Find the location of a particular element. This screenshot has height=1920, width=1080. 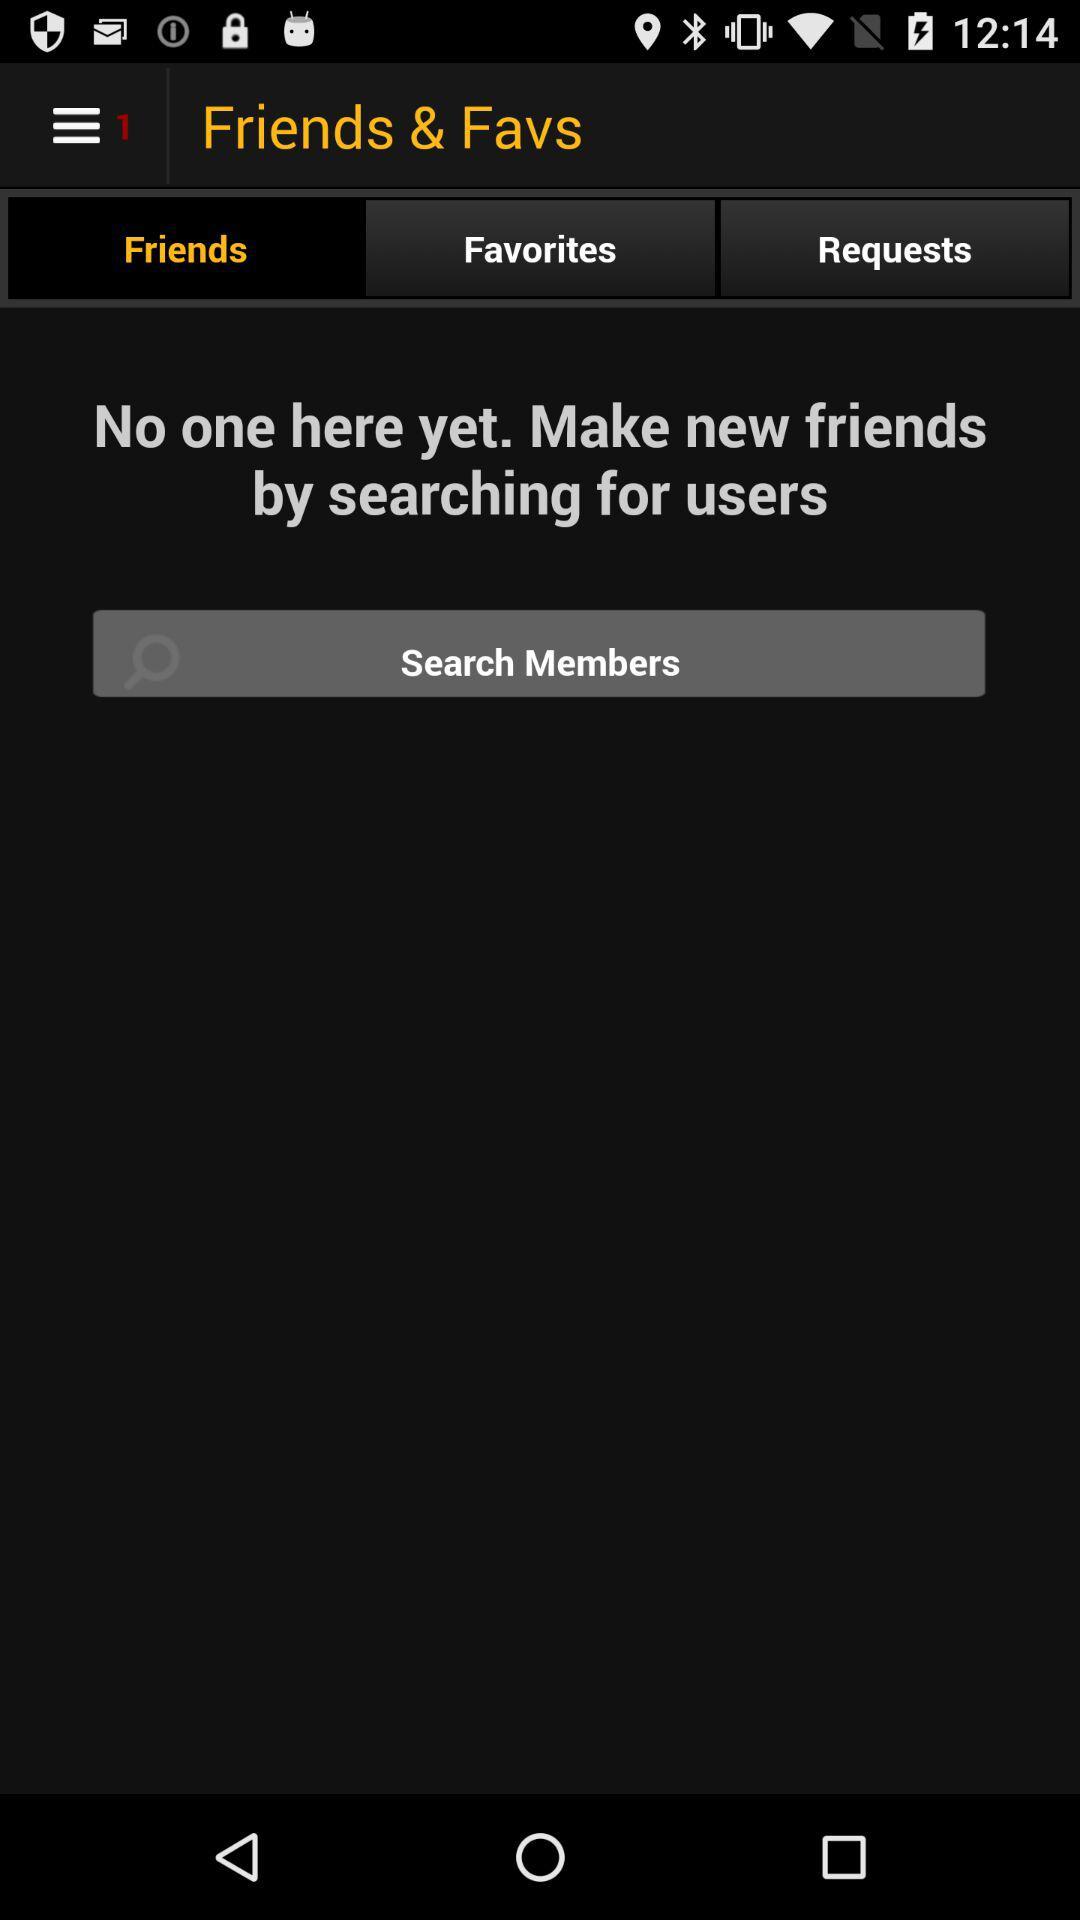

app above the no one here is located at coordinates (540, 247).